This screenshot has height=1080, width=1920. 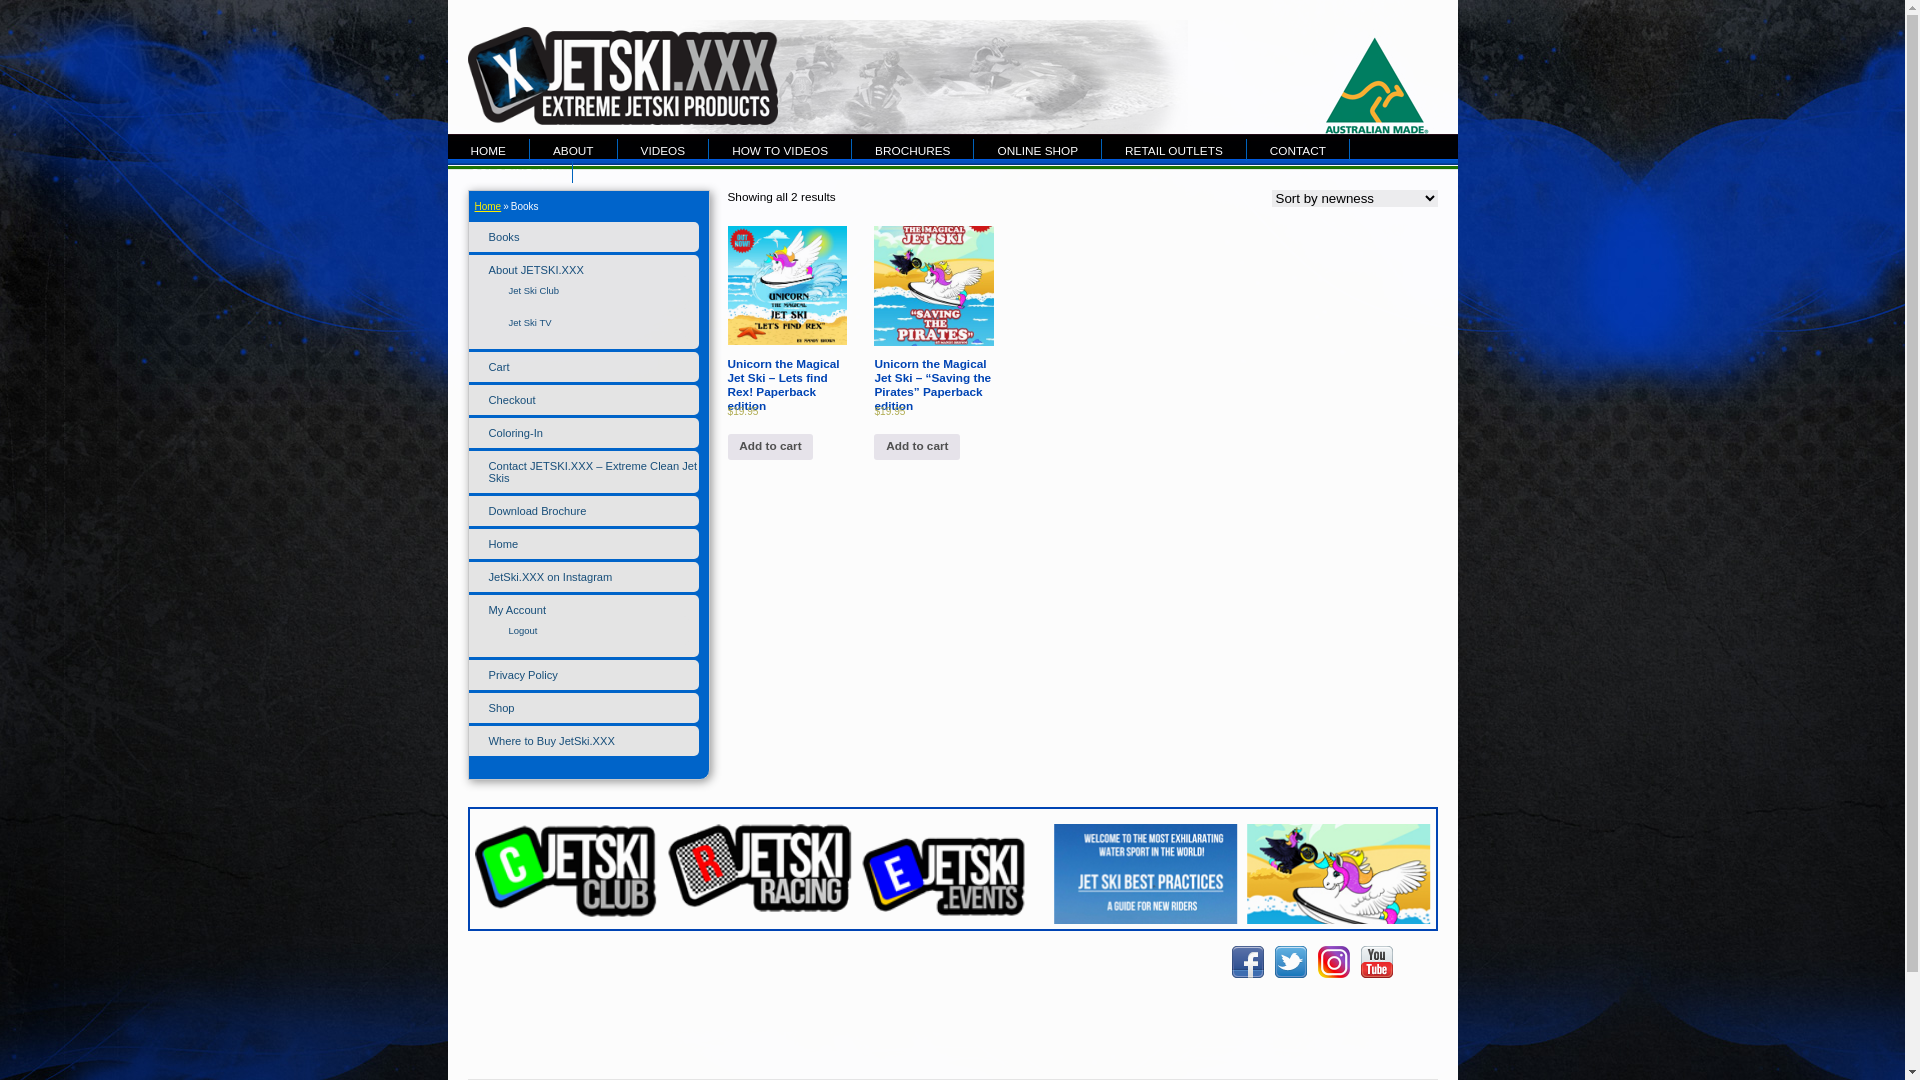 I want to click on 'ABOUT', so click(x=529, y=149).